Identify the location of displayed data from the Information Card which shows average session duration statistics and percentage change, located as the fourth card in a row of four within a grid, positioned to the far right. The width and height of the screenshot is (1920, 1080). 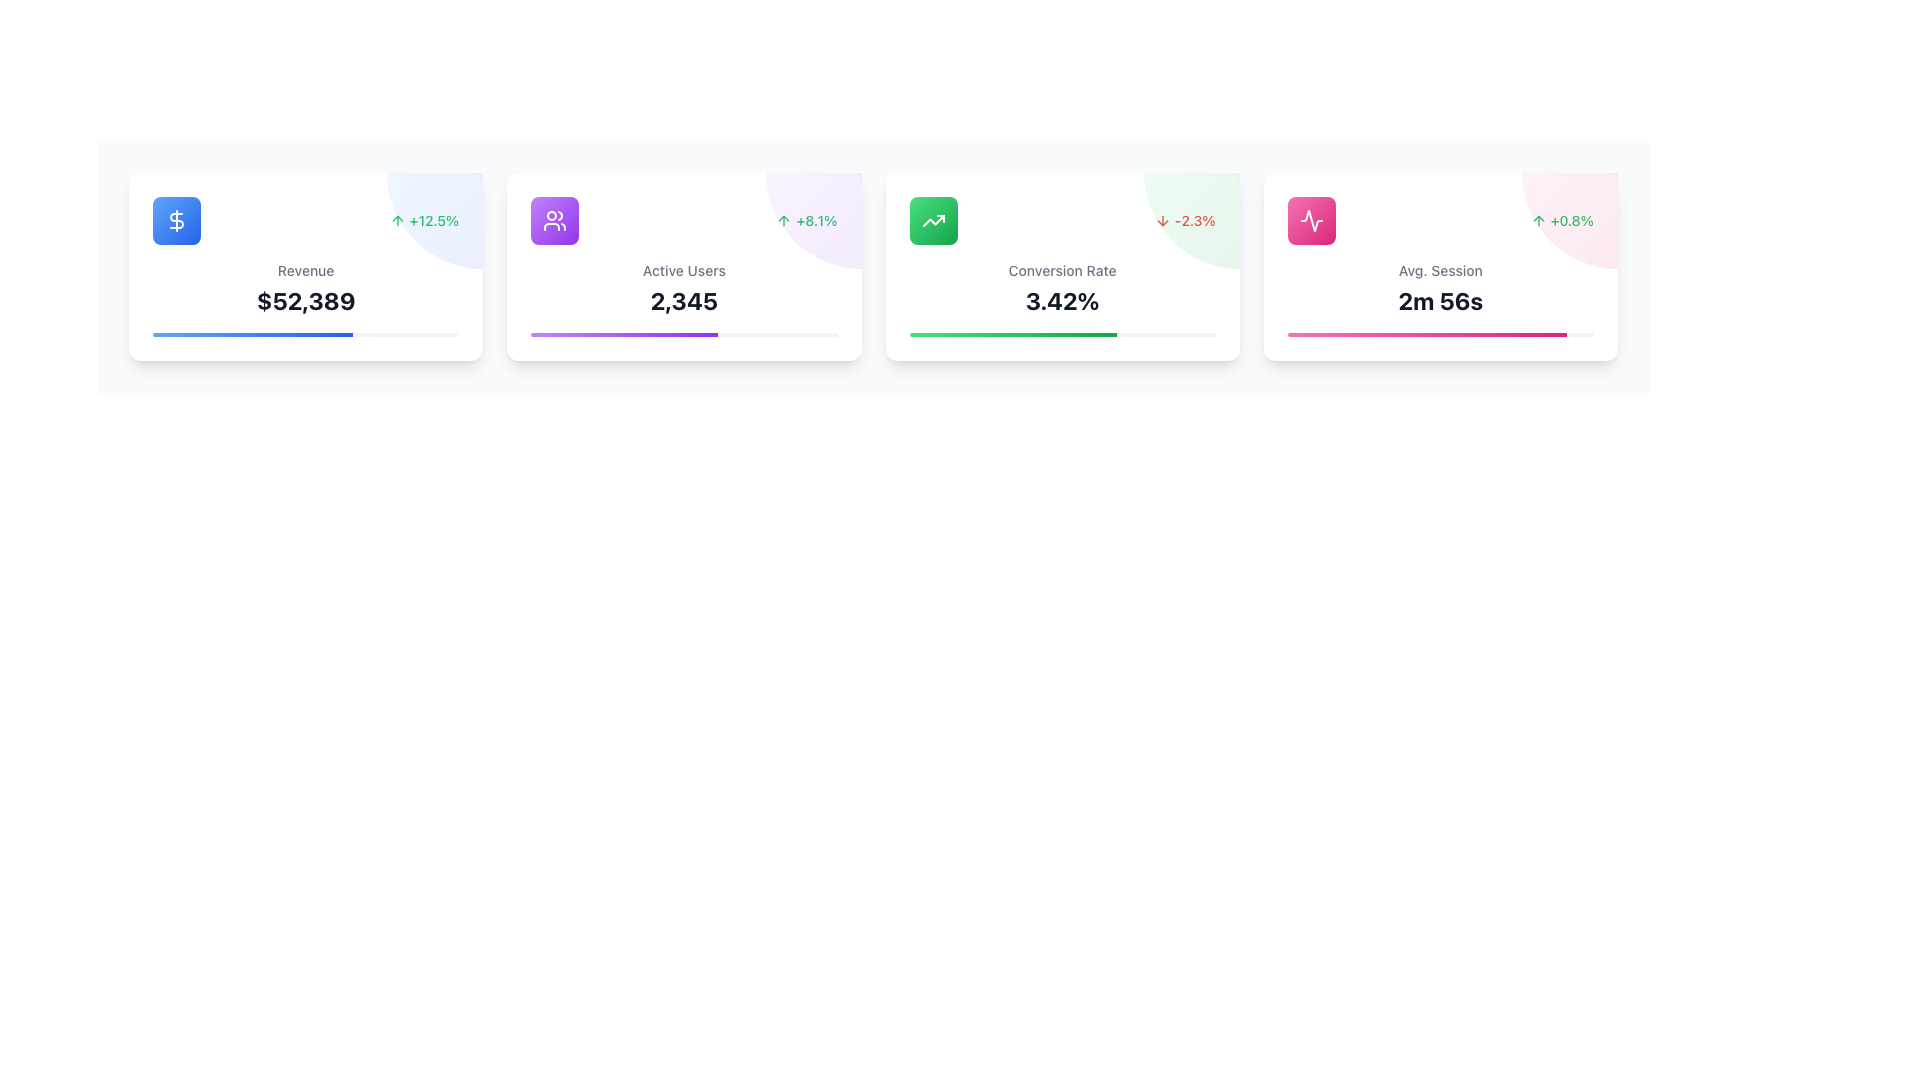
(1440, 265).